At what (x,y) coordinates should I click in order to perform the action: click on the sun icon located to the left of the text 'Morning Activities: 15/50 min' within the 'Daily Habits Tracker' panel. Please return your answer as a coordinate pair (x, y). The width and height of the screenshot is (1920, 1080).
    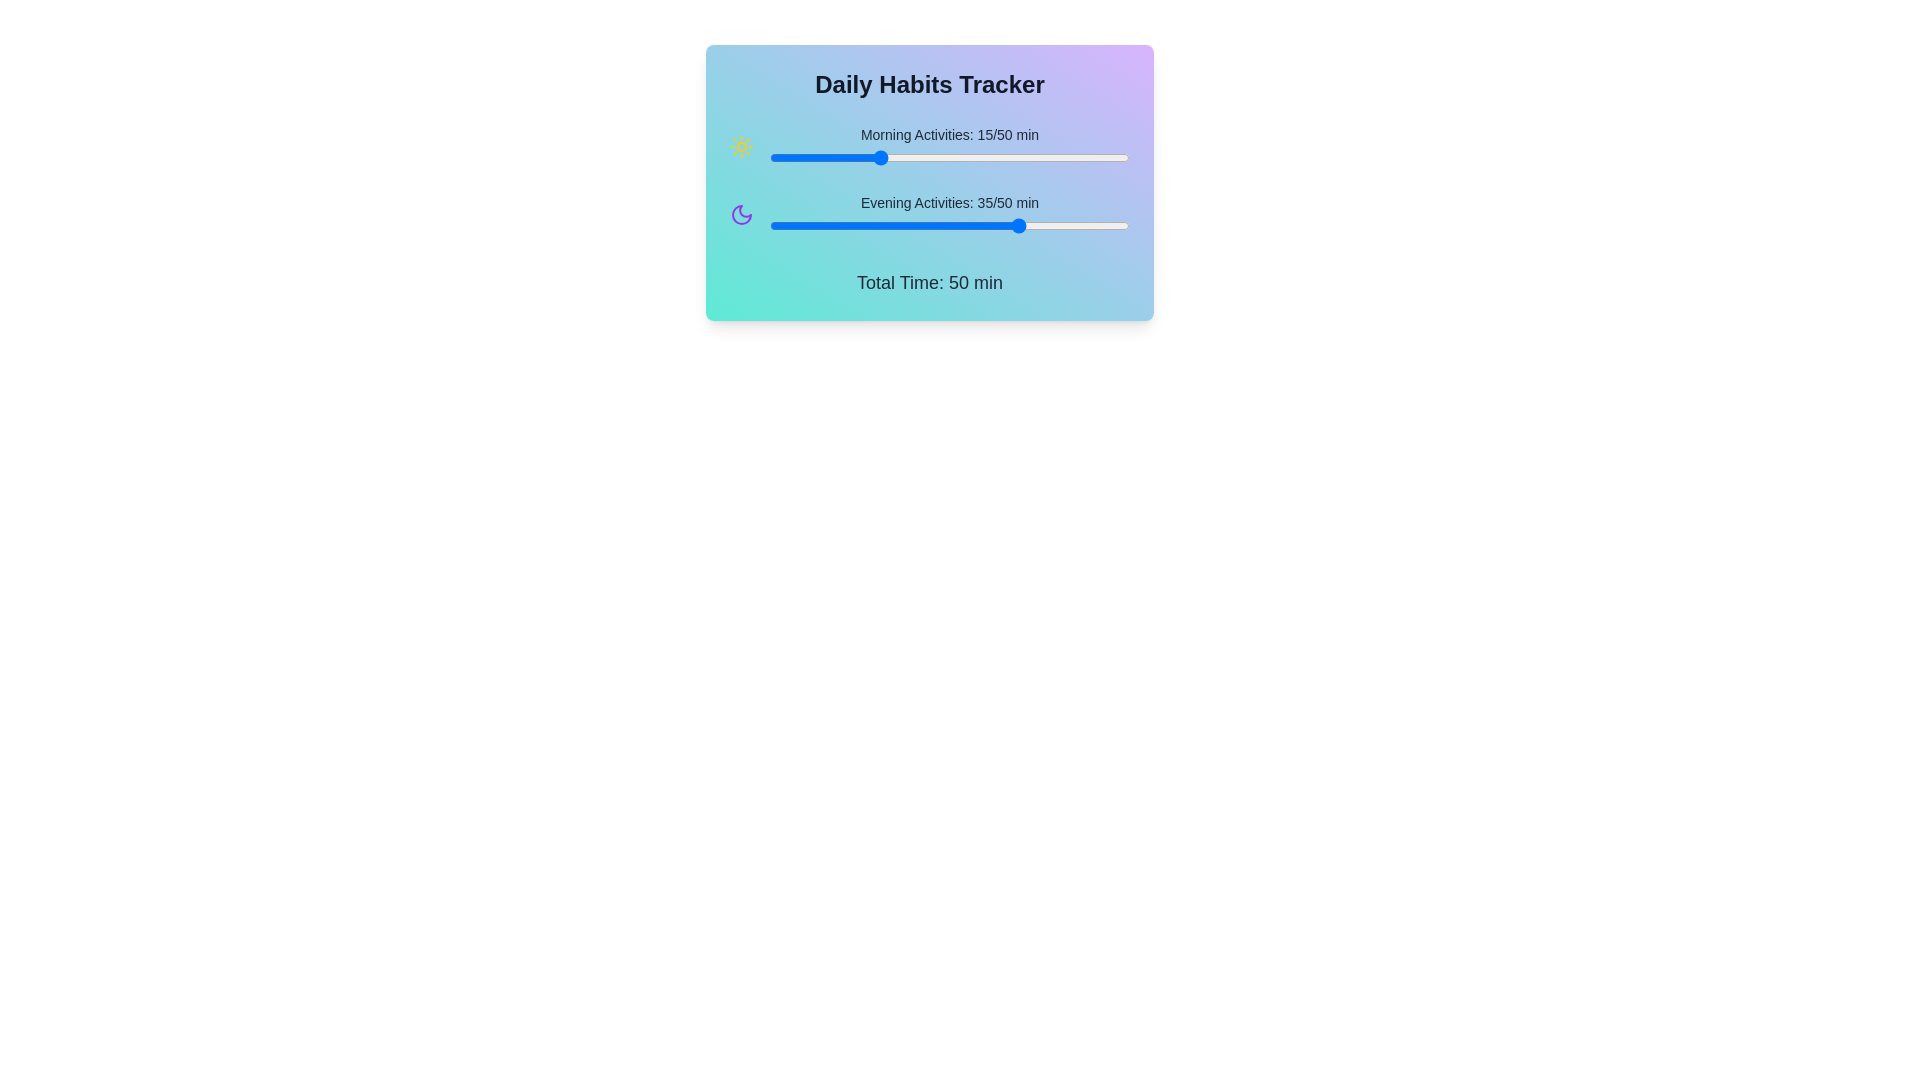
    Looking at the image, I should click on (741, 145).